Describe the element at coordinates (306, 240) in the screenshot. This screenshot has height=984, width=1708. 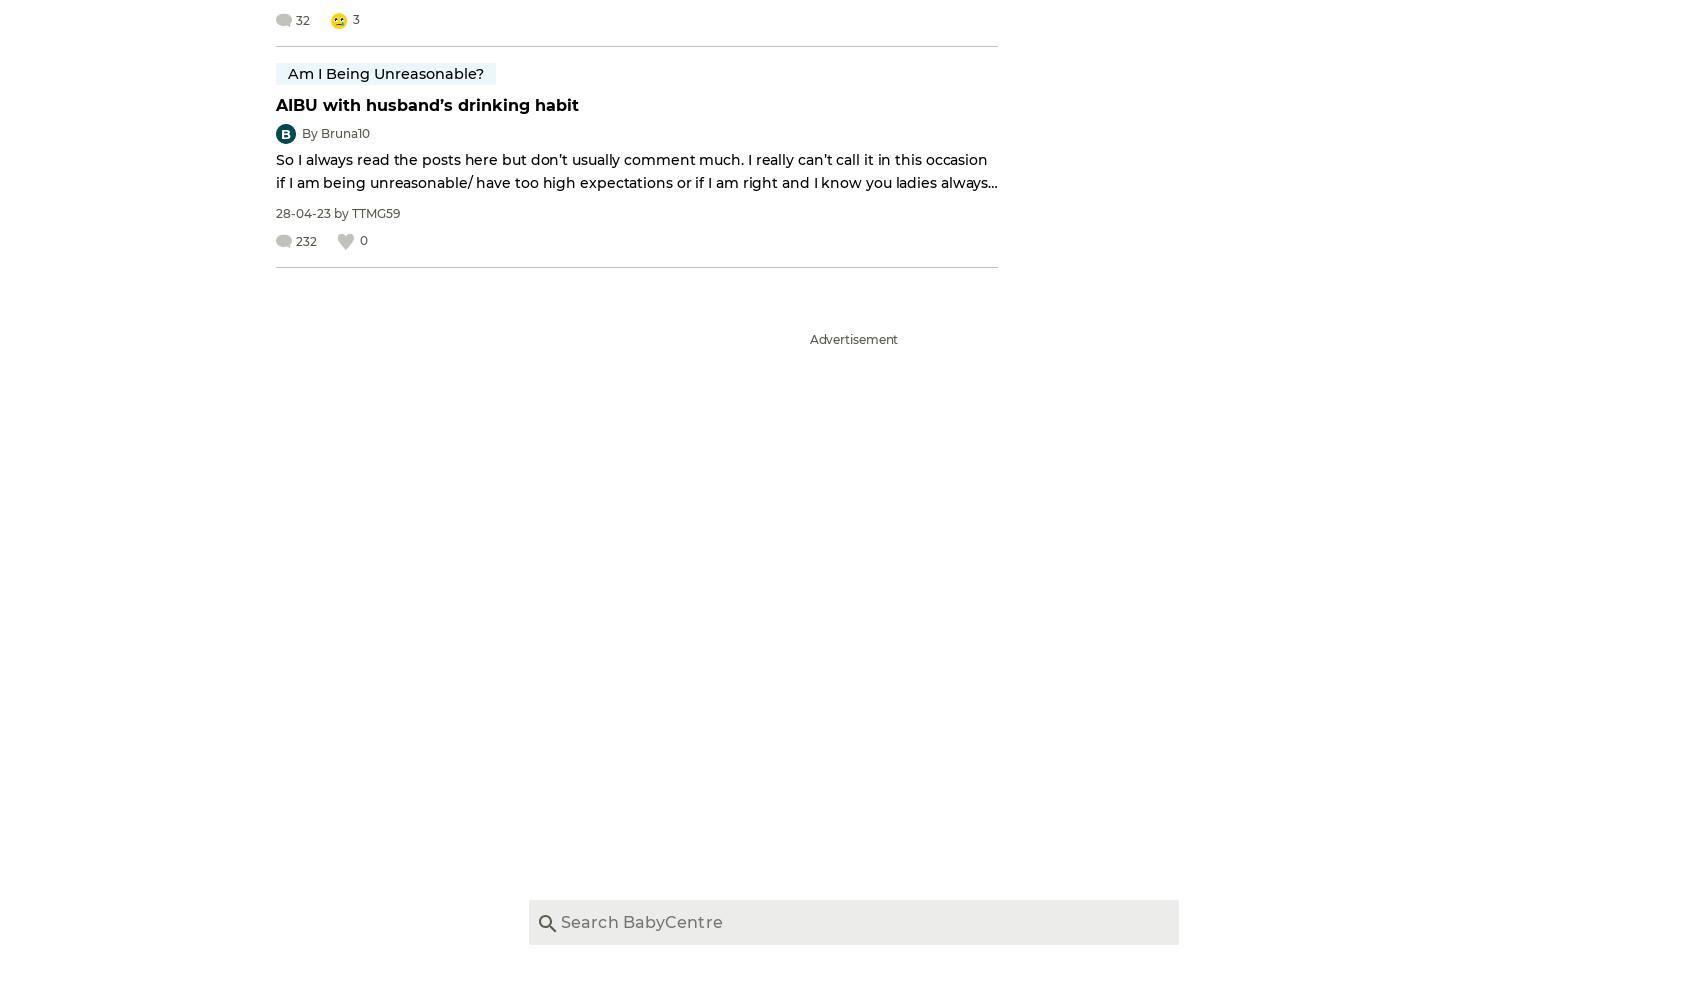
I see `'232'` at that location.